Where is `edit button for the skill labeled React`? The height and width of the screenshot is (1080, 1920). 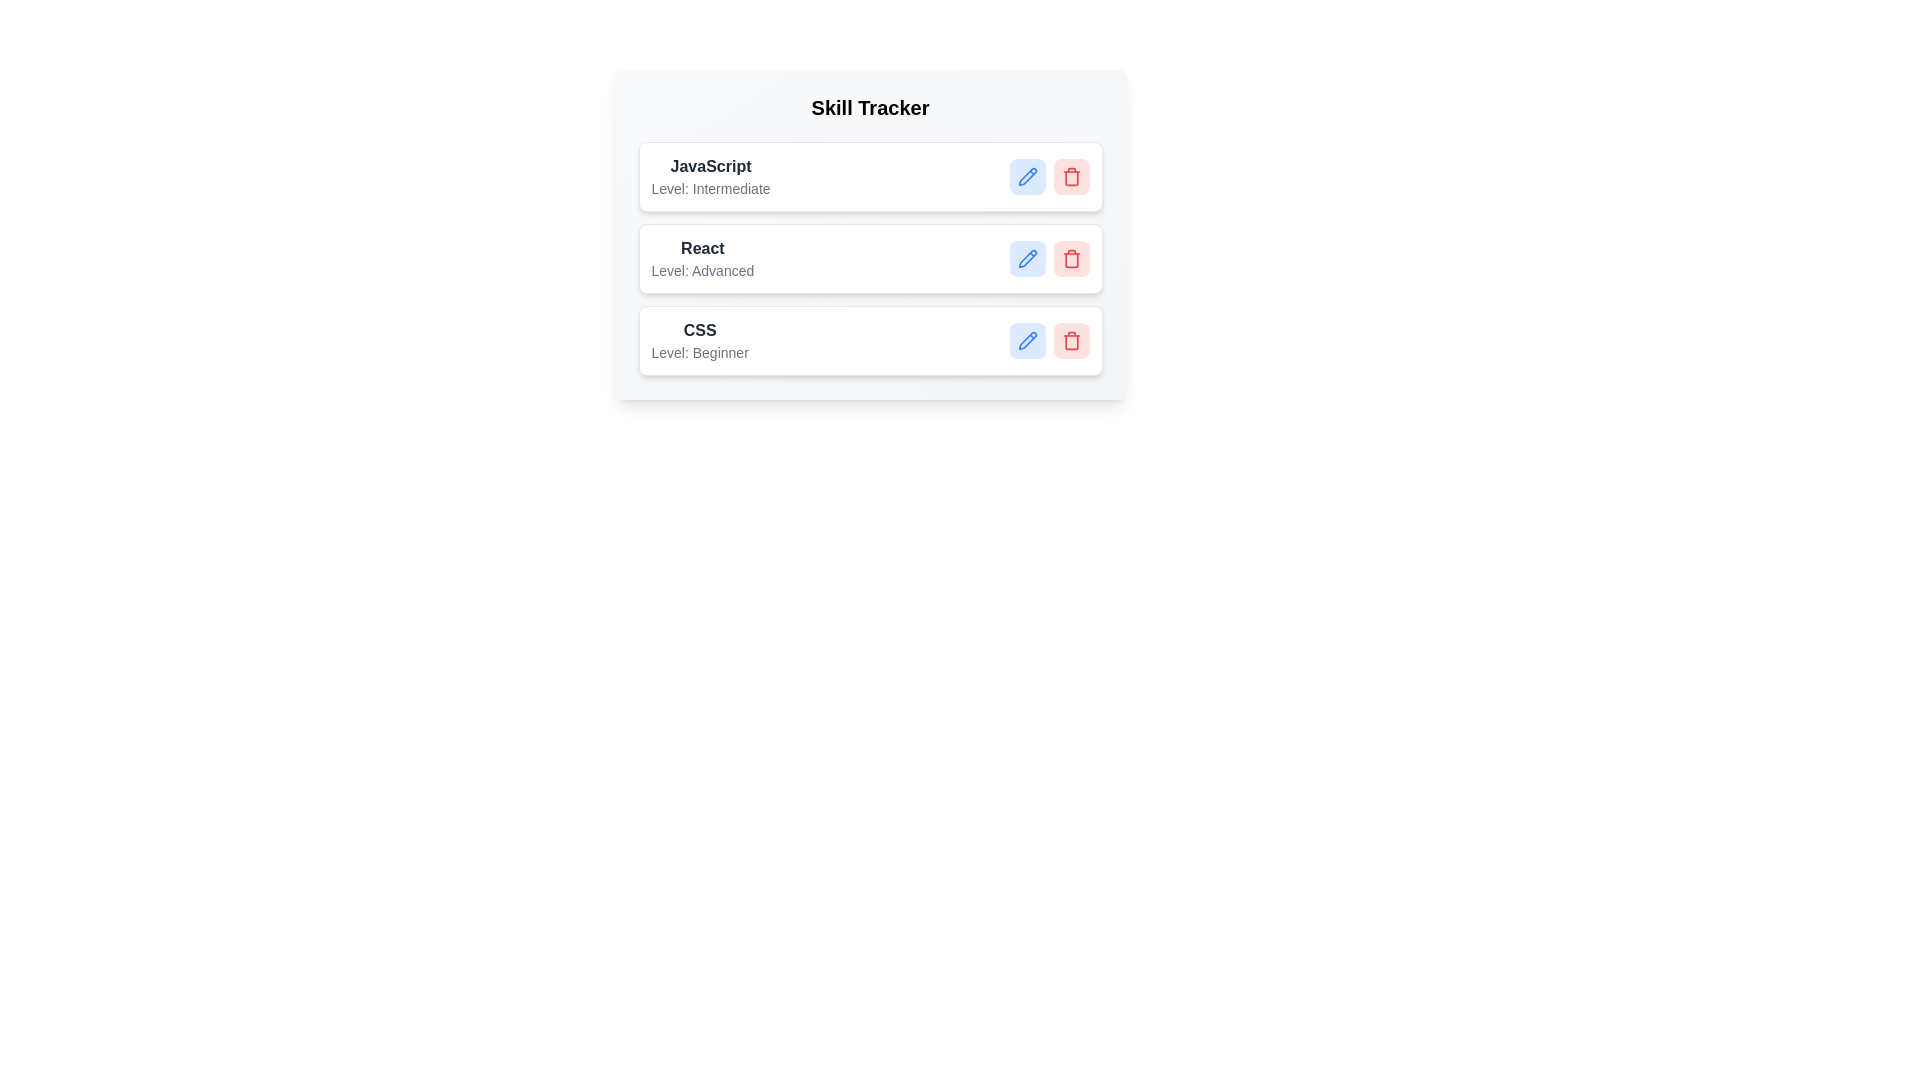
edit button for the skill labeled React is located at coordinates (1027, 257).